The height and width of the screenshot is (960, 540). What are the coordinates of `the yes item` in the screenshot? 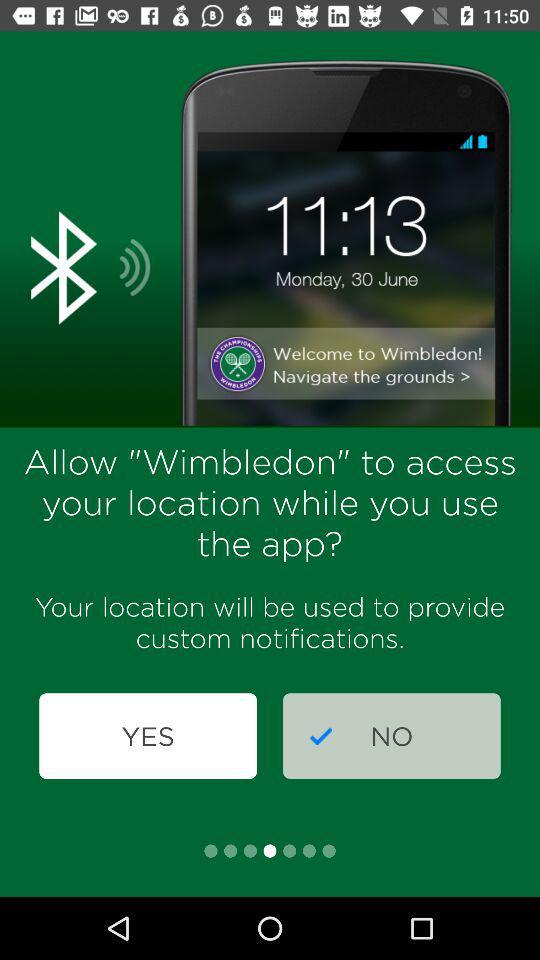 It's located at (147, 735).